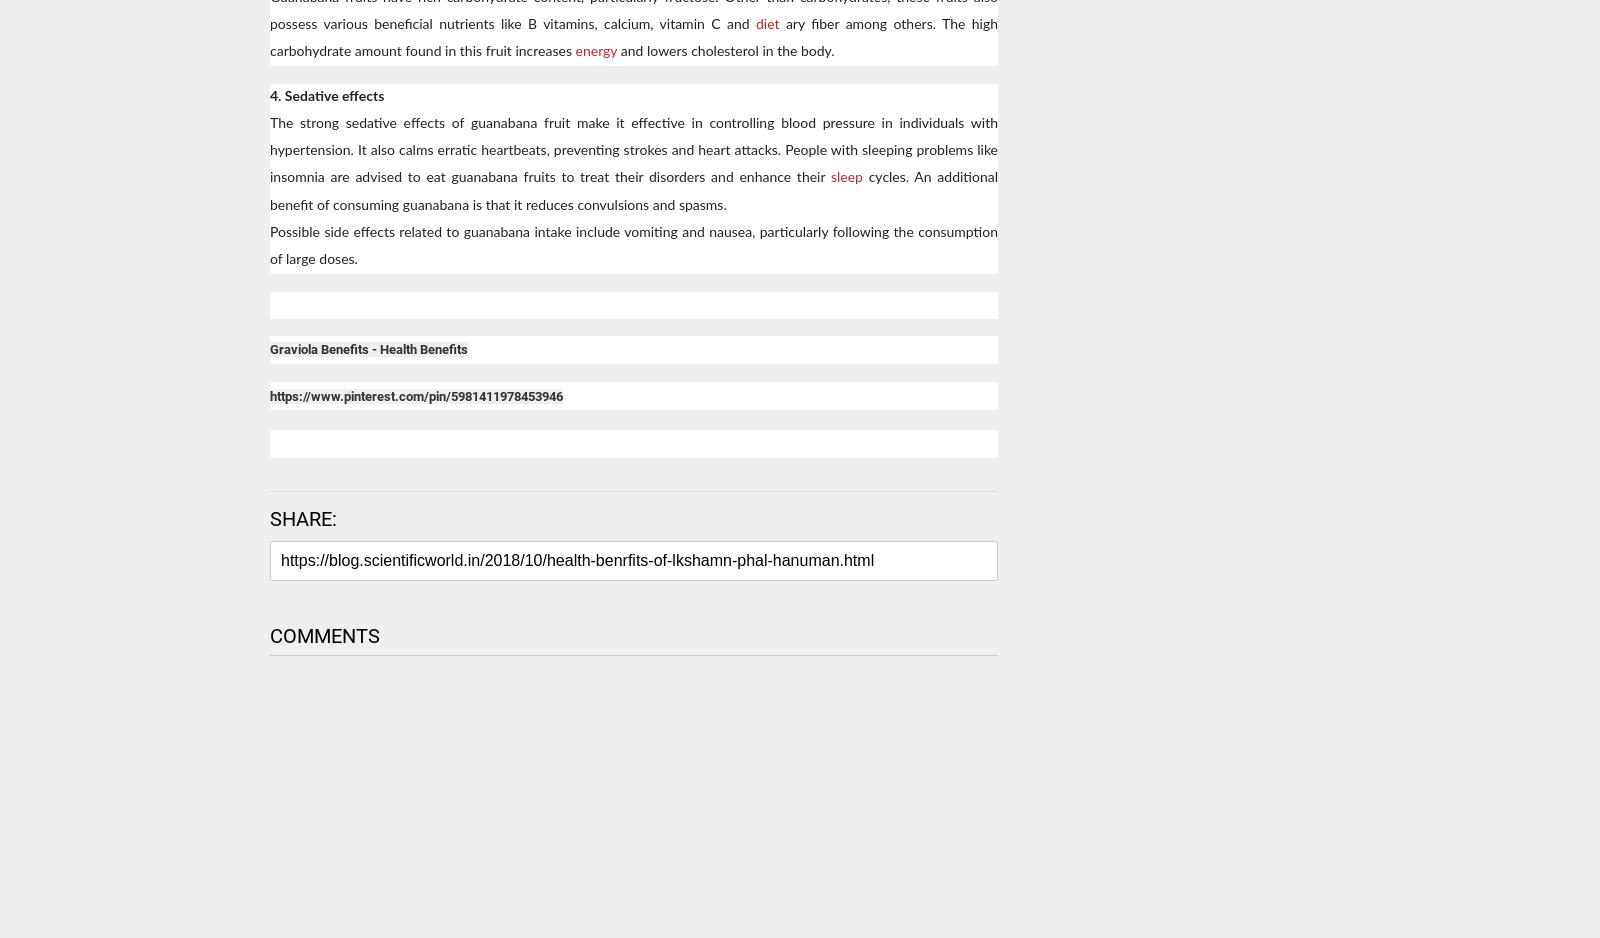  Describe the element at coordinates (415, 394) in the screenshot. I see `'https://www.pinterest.com/pin/5981411978453946'` at that location.